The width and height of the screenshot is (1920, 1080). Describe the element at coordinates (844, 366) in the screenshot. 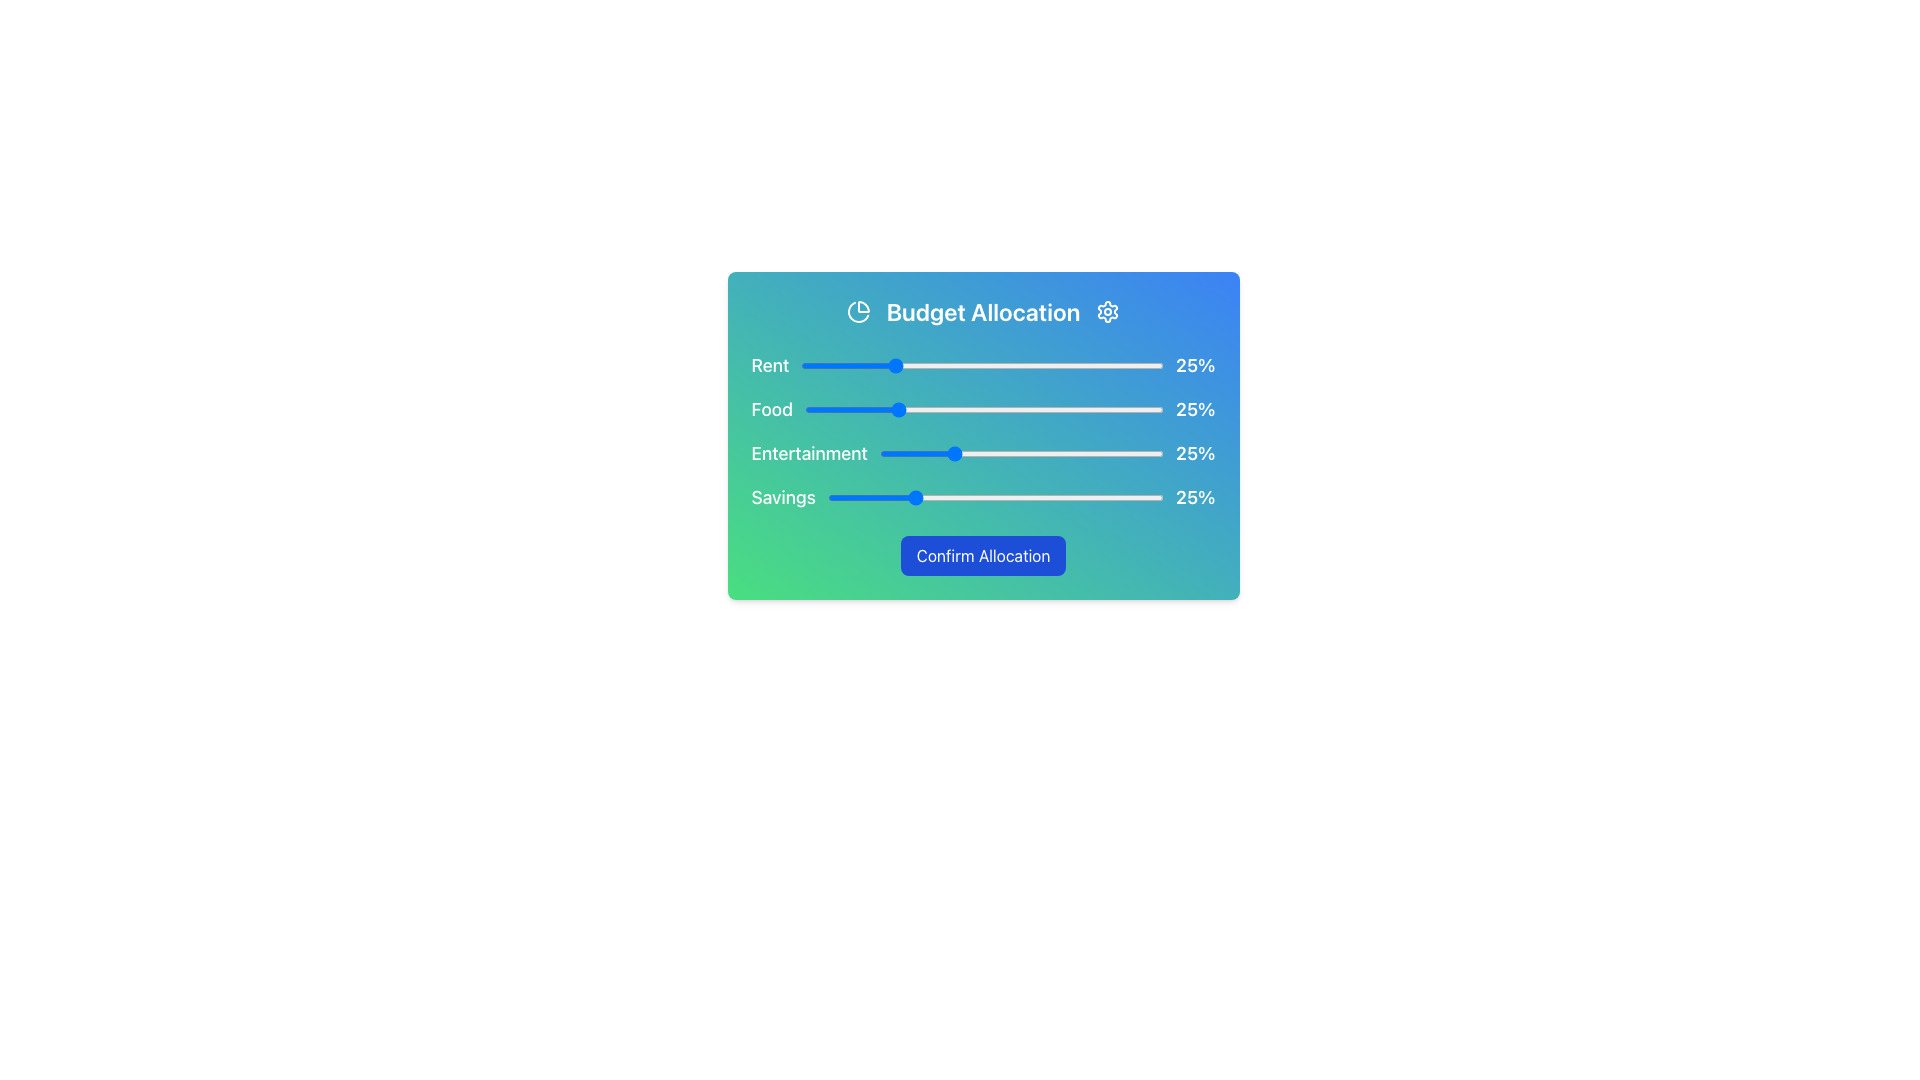

I see `the 'Rent' allocation slider` at that location.